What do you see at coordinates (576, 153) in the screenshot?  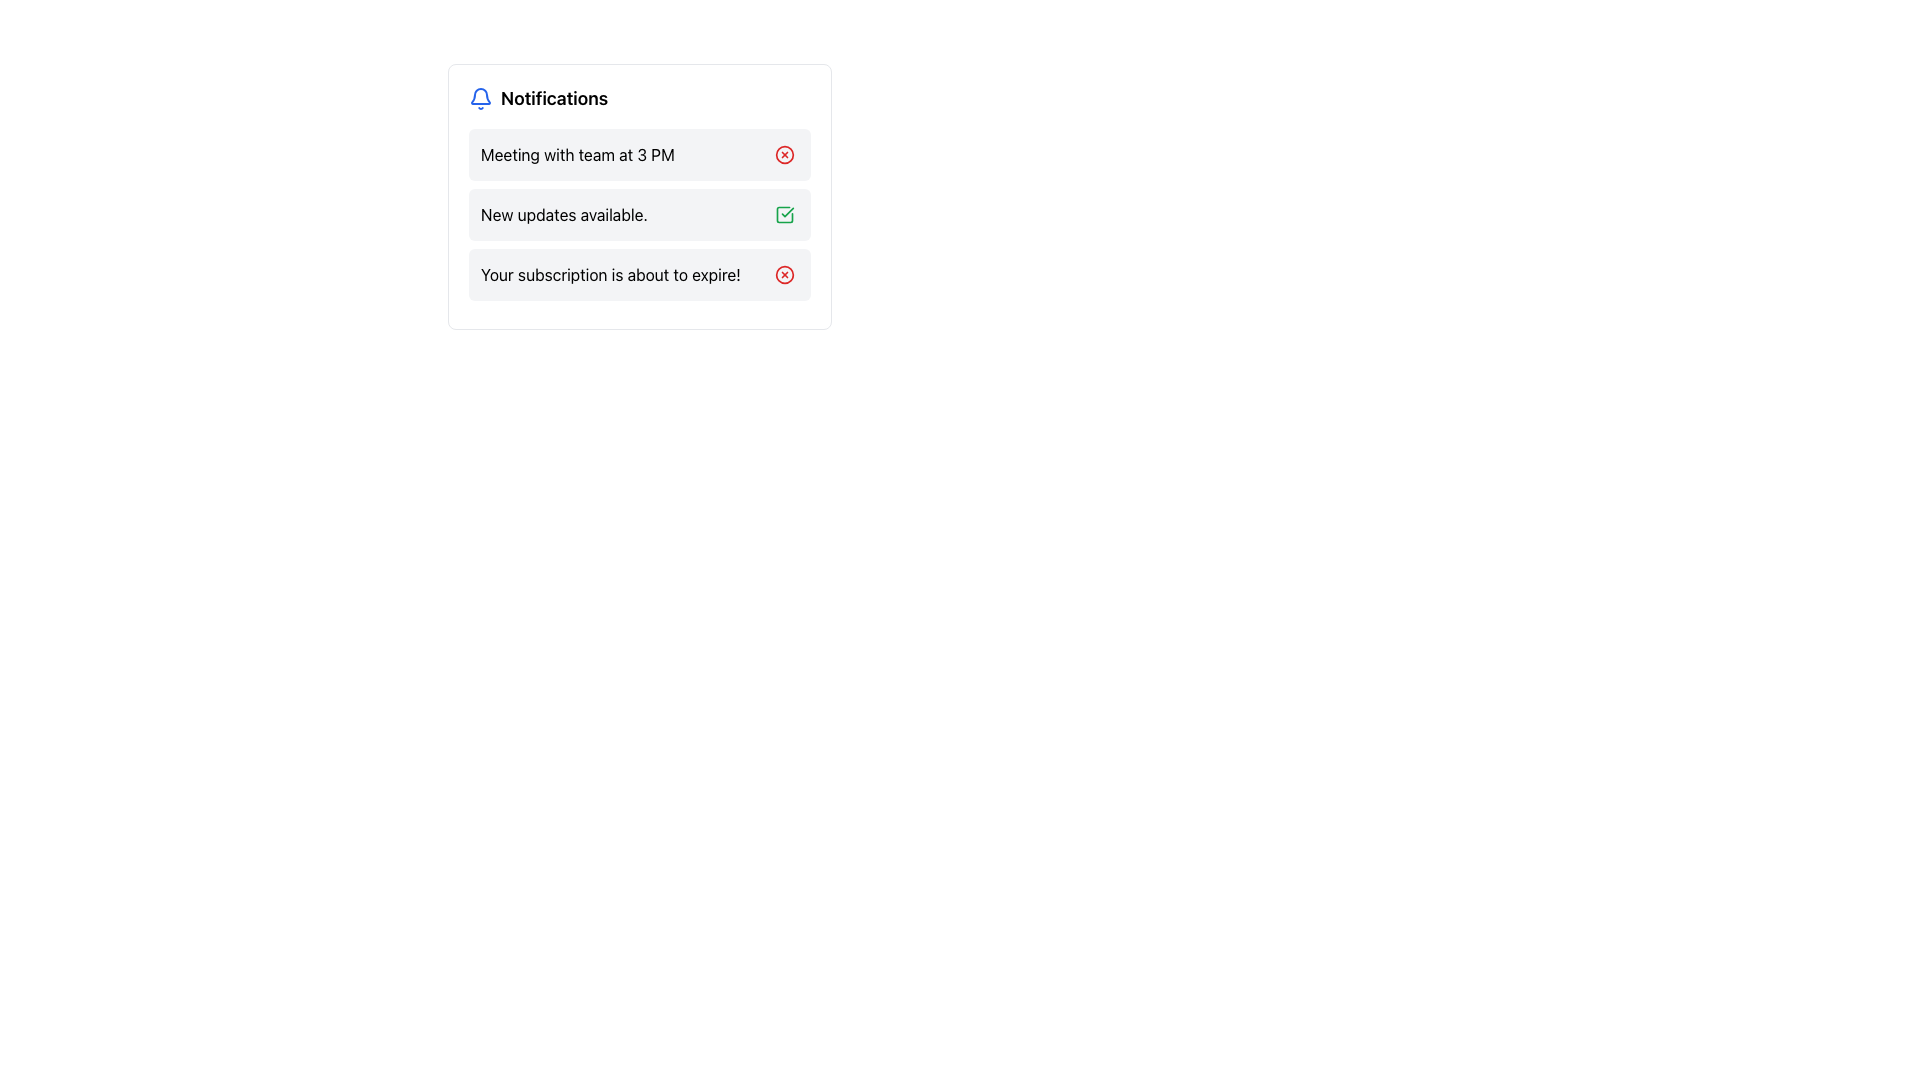 I see `the static text label that provides information about a scheduled meeting within the first notification item under the 'Notifications' header` at bounding box center [576, 153].